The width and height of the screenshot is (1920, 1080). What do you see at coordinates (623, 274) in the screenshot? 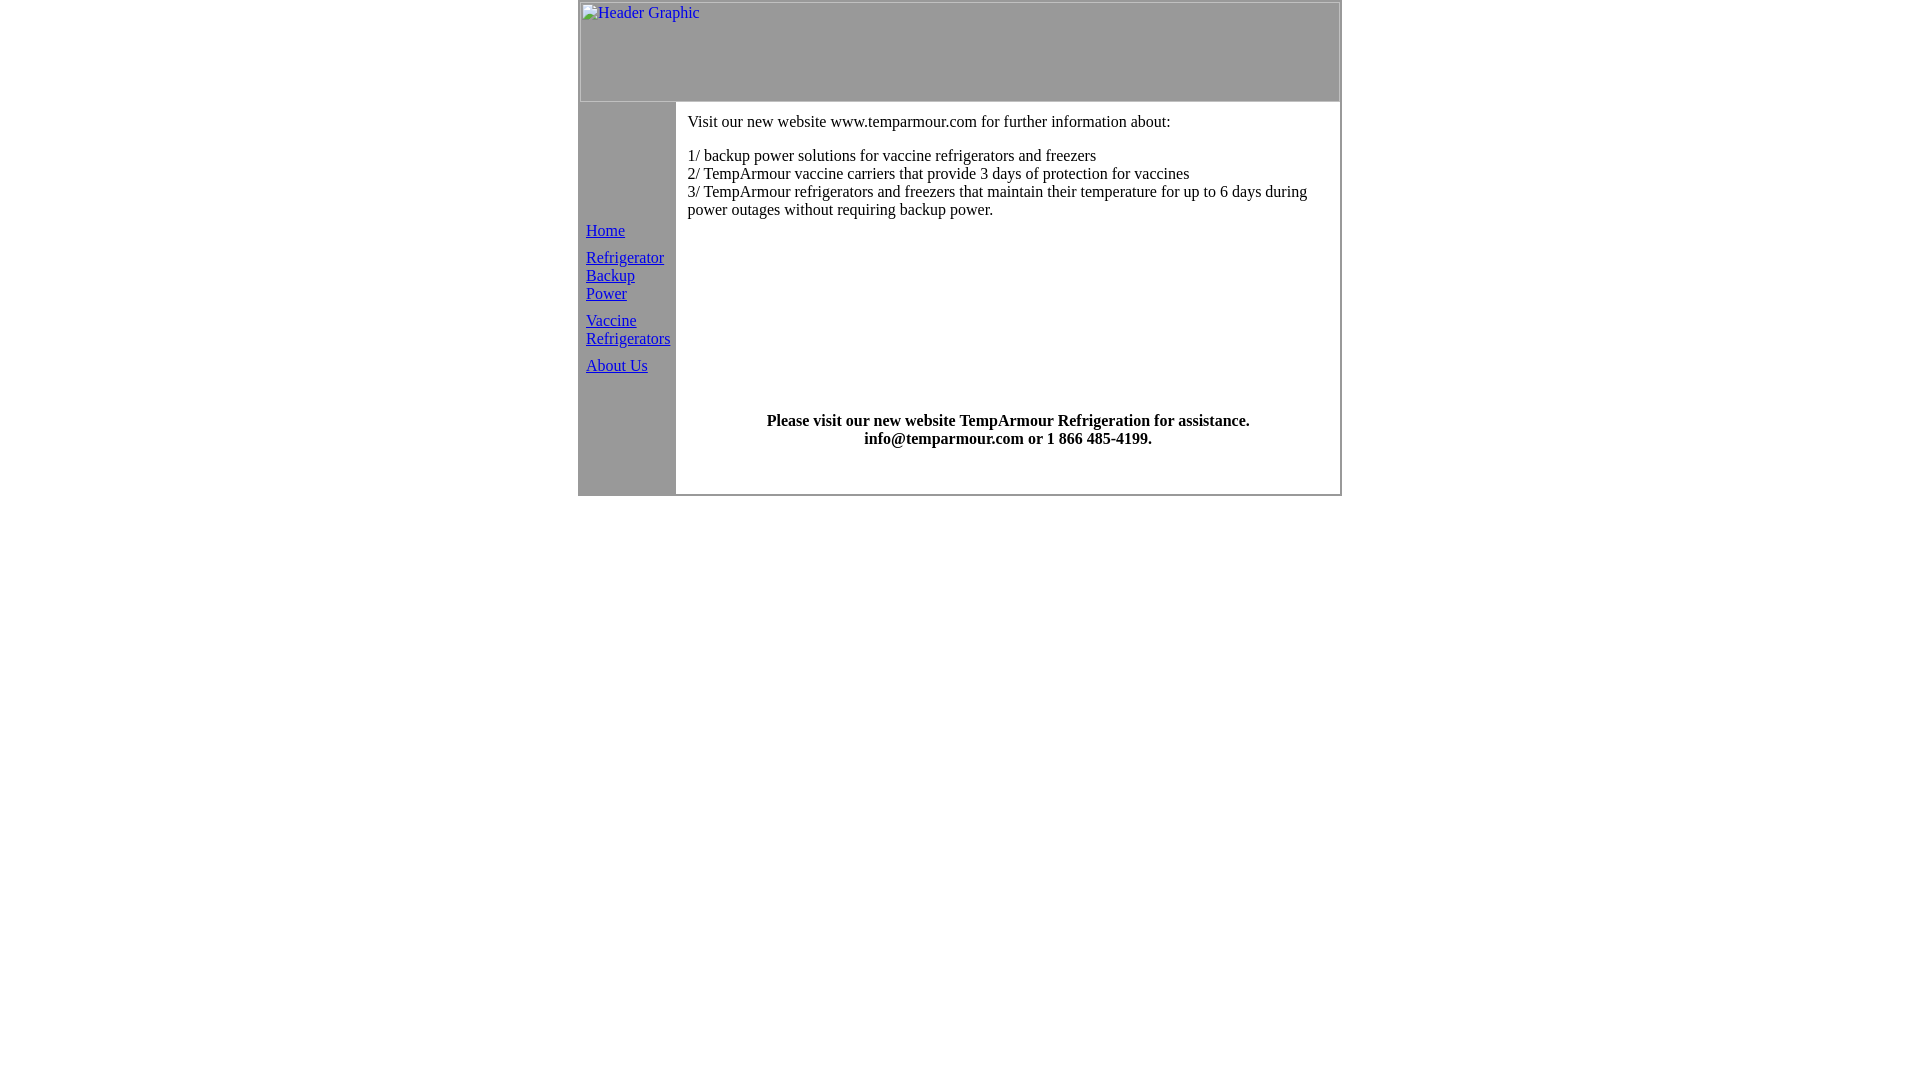
I see `'Refrigerator Backup Power'` at bounding box center [623, 274].